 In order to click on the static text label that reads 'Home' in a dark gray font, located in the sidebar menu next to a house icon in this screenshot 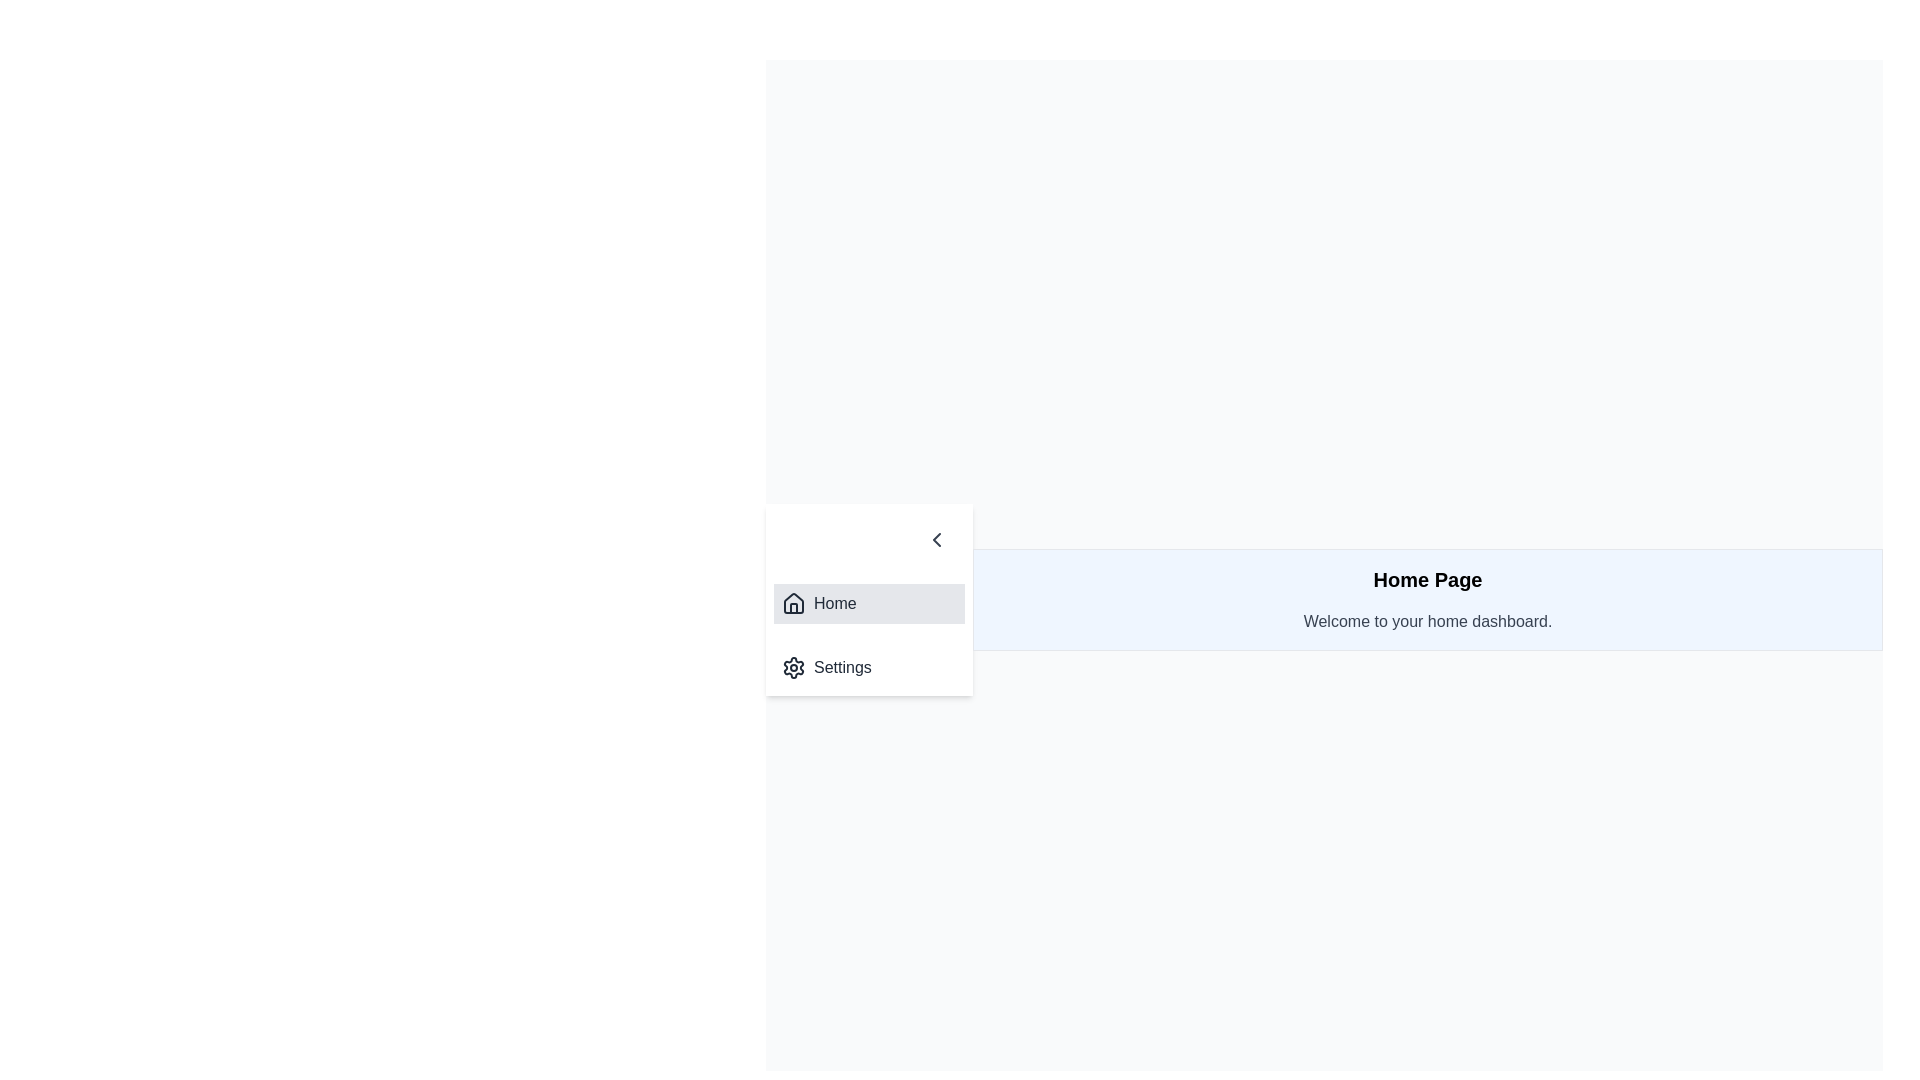, I will do `click(835, 603)`.